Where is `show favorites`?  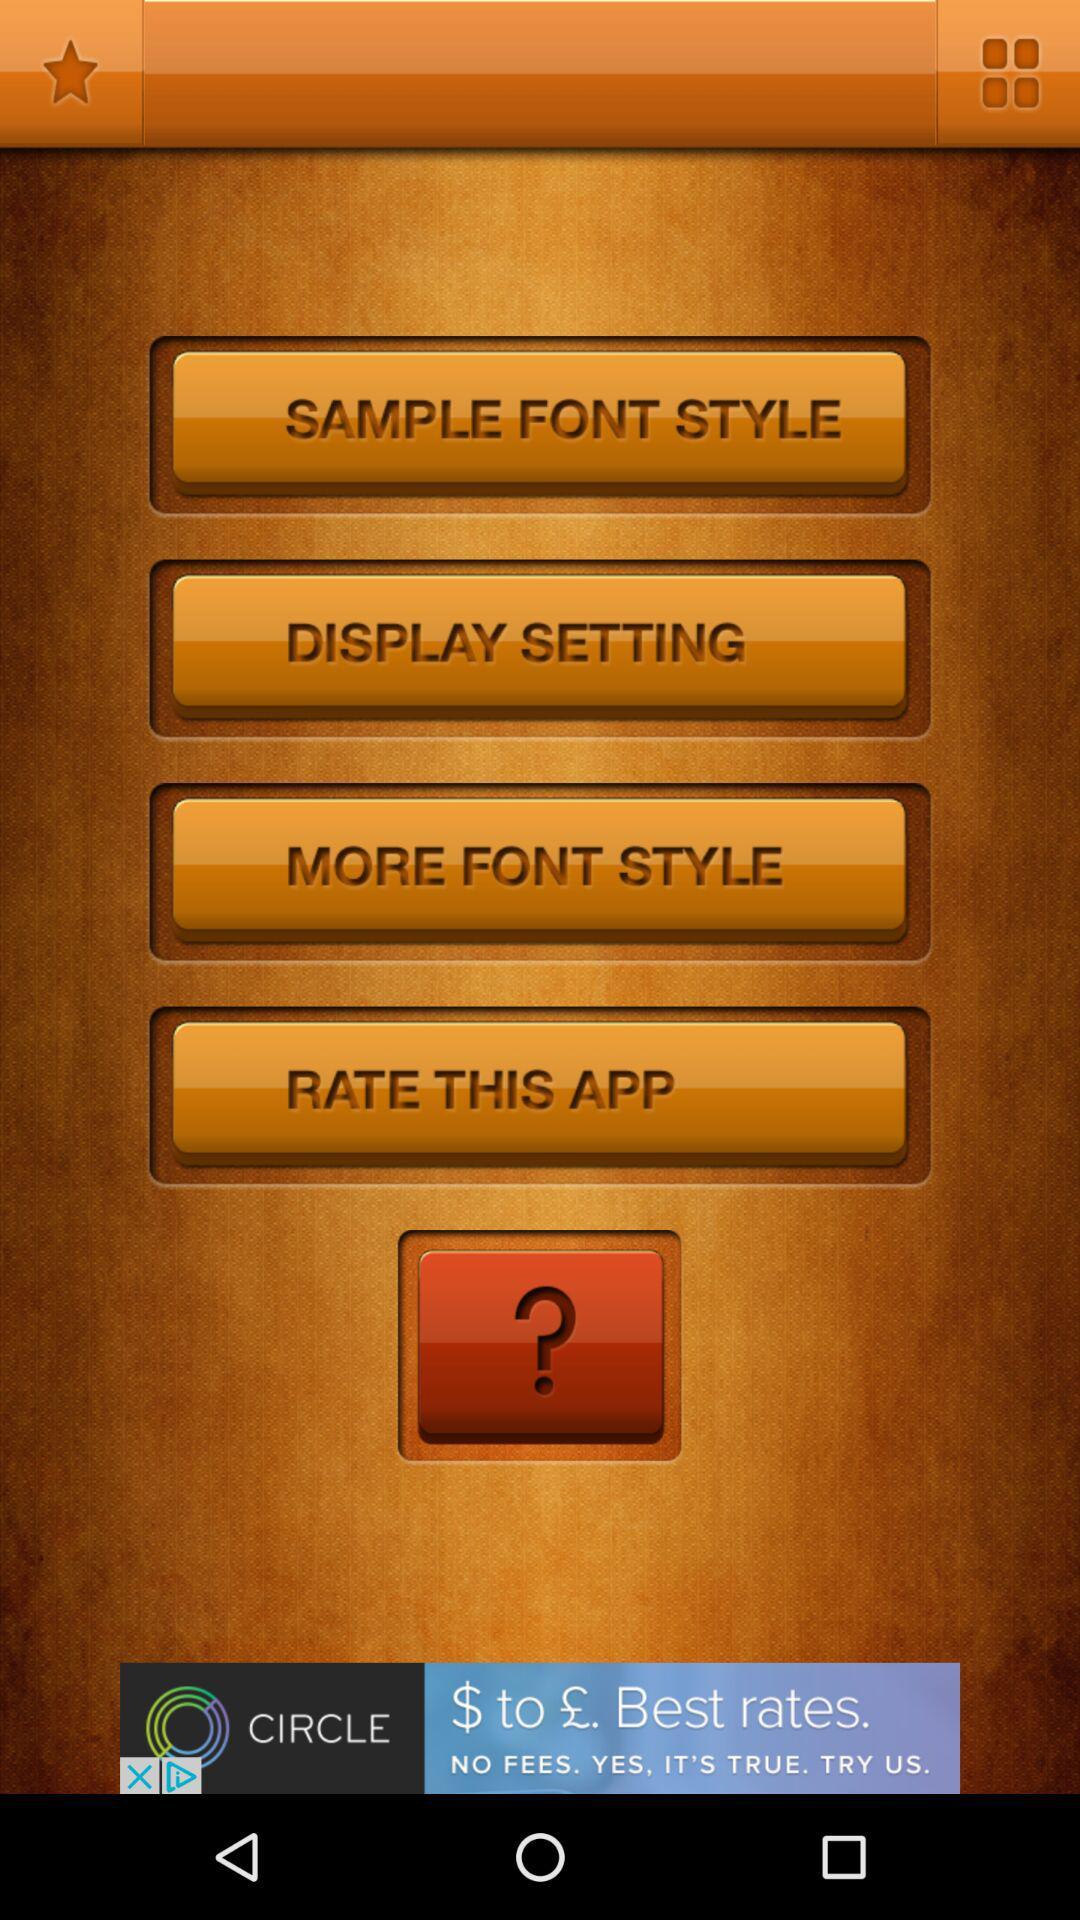
show favorites is located at coordinates (71, 72).